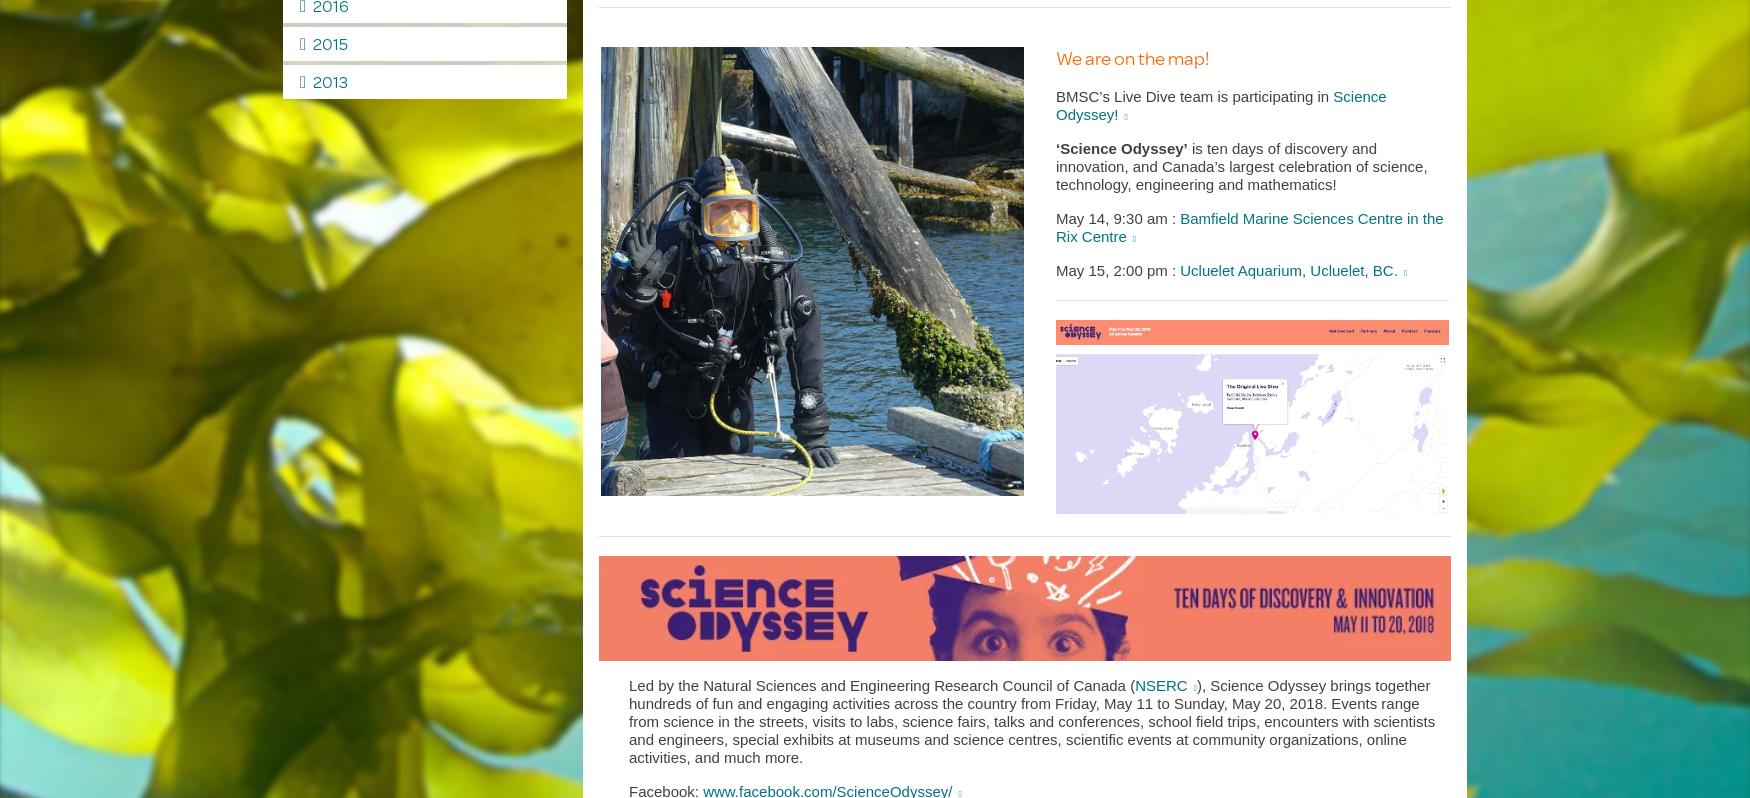 This screenshot has height=798, width=1750. What do you see at coordinates (627, 721) in the screenshot?
I see `'), Science Odyssey brings together hundreds of fun and engaging activities across the country from Friday, May 11 to Sunday, May 20, 2018. Events range from science in the streets, visits to labs, science fairs, talks and conferences, school field trips, encounters with scientists and engineers, special exhibits at museums and science centres, scientific events at community organizations, online activities, and much more.'` at bounding box center [627, 721].